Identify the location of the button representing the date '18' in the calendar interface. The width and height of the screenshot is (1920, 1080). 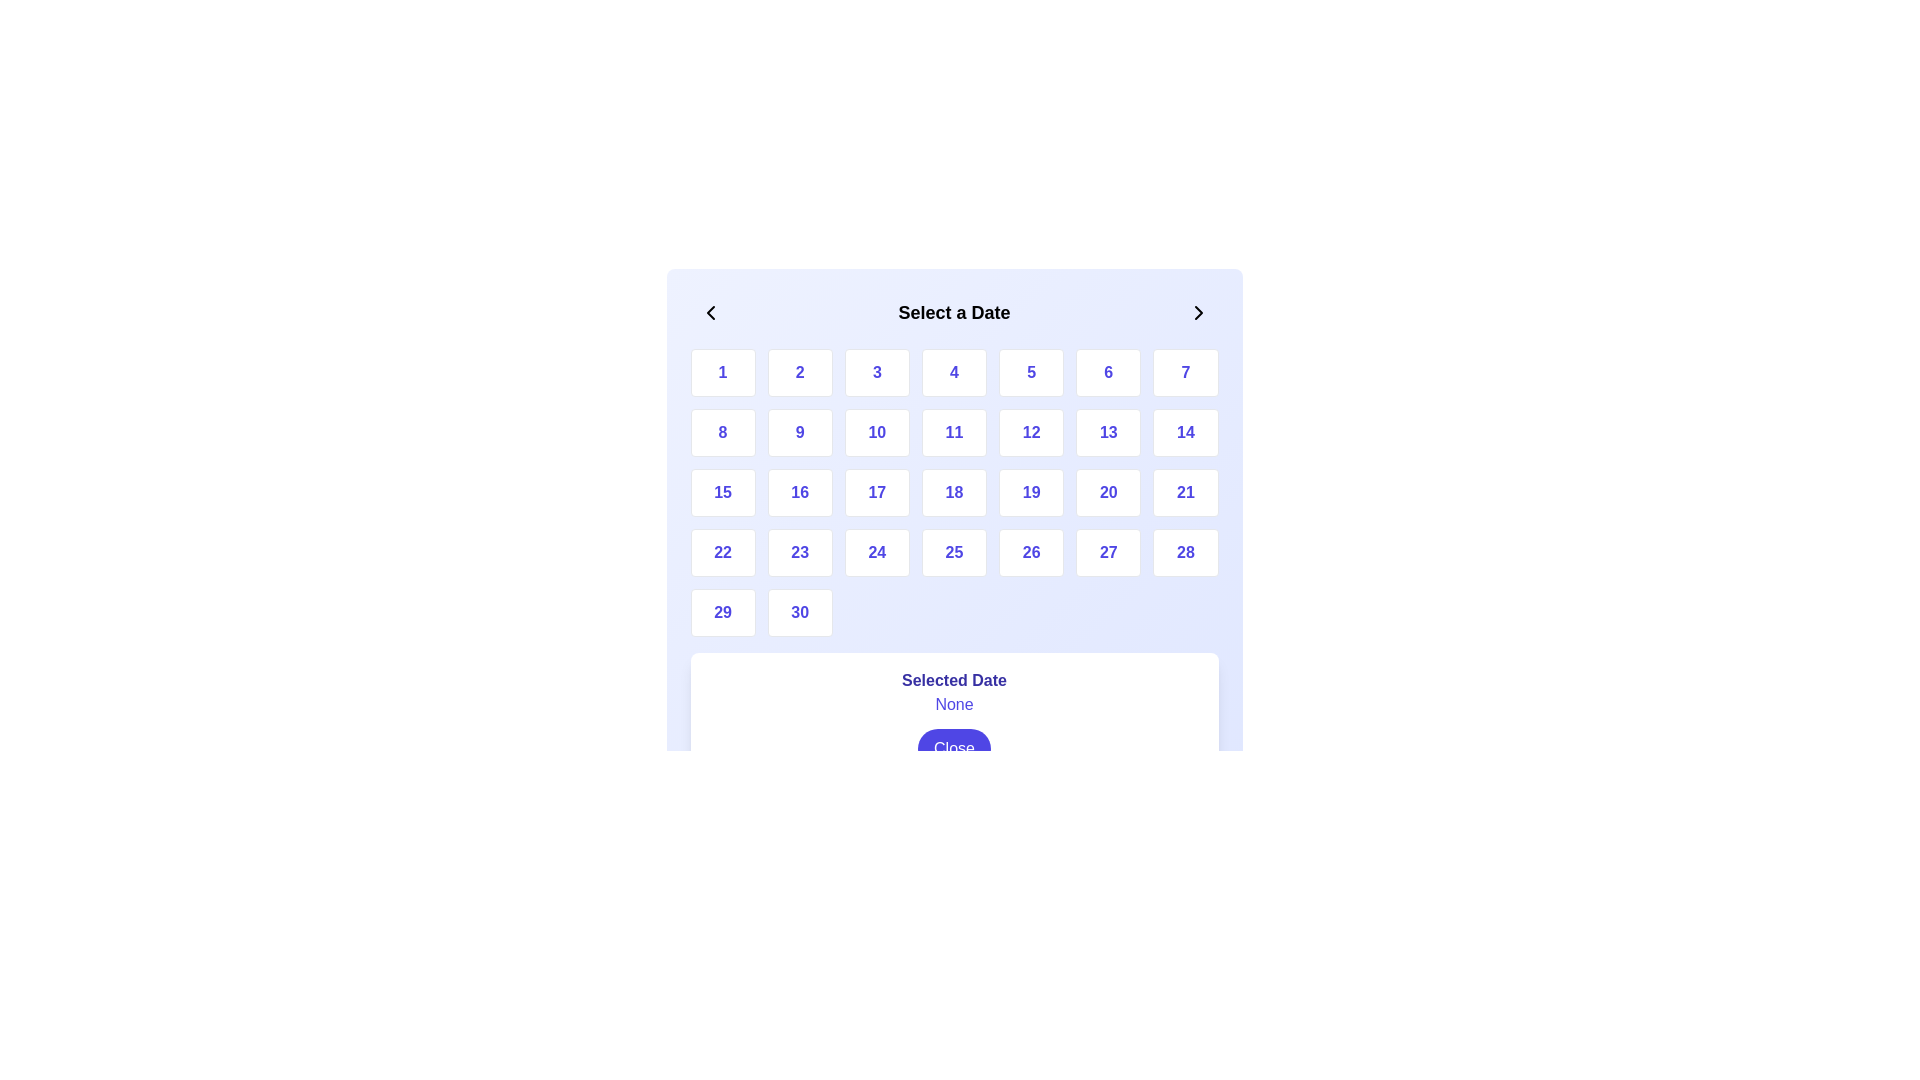
(953, 493).